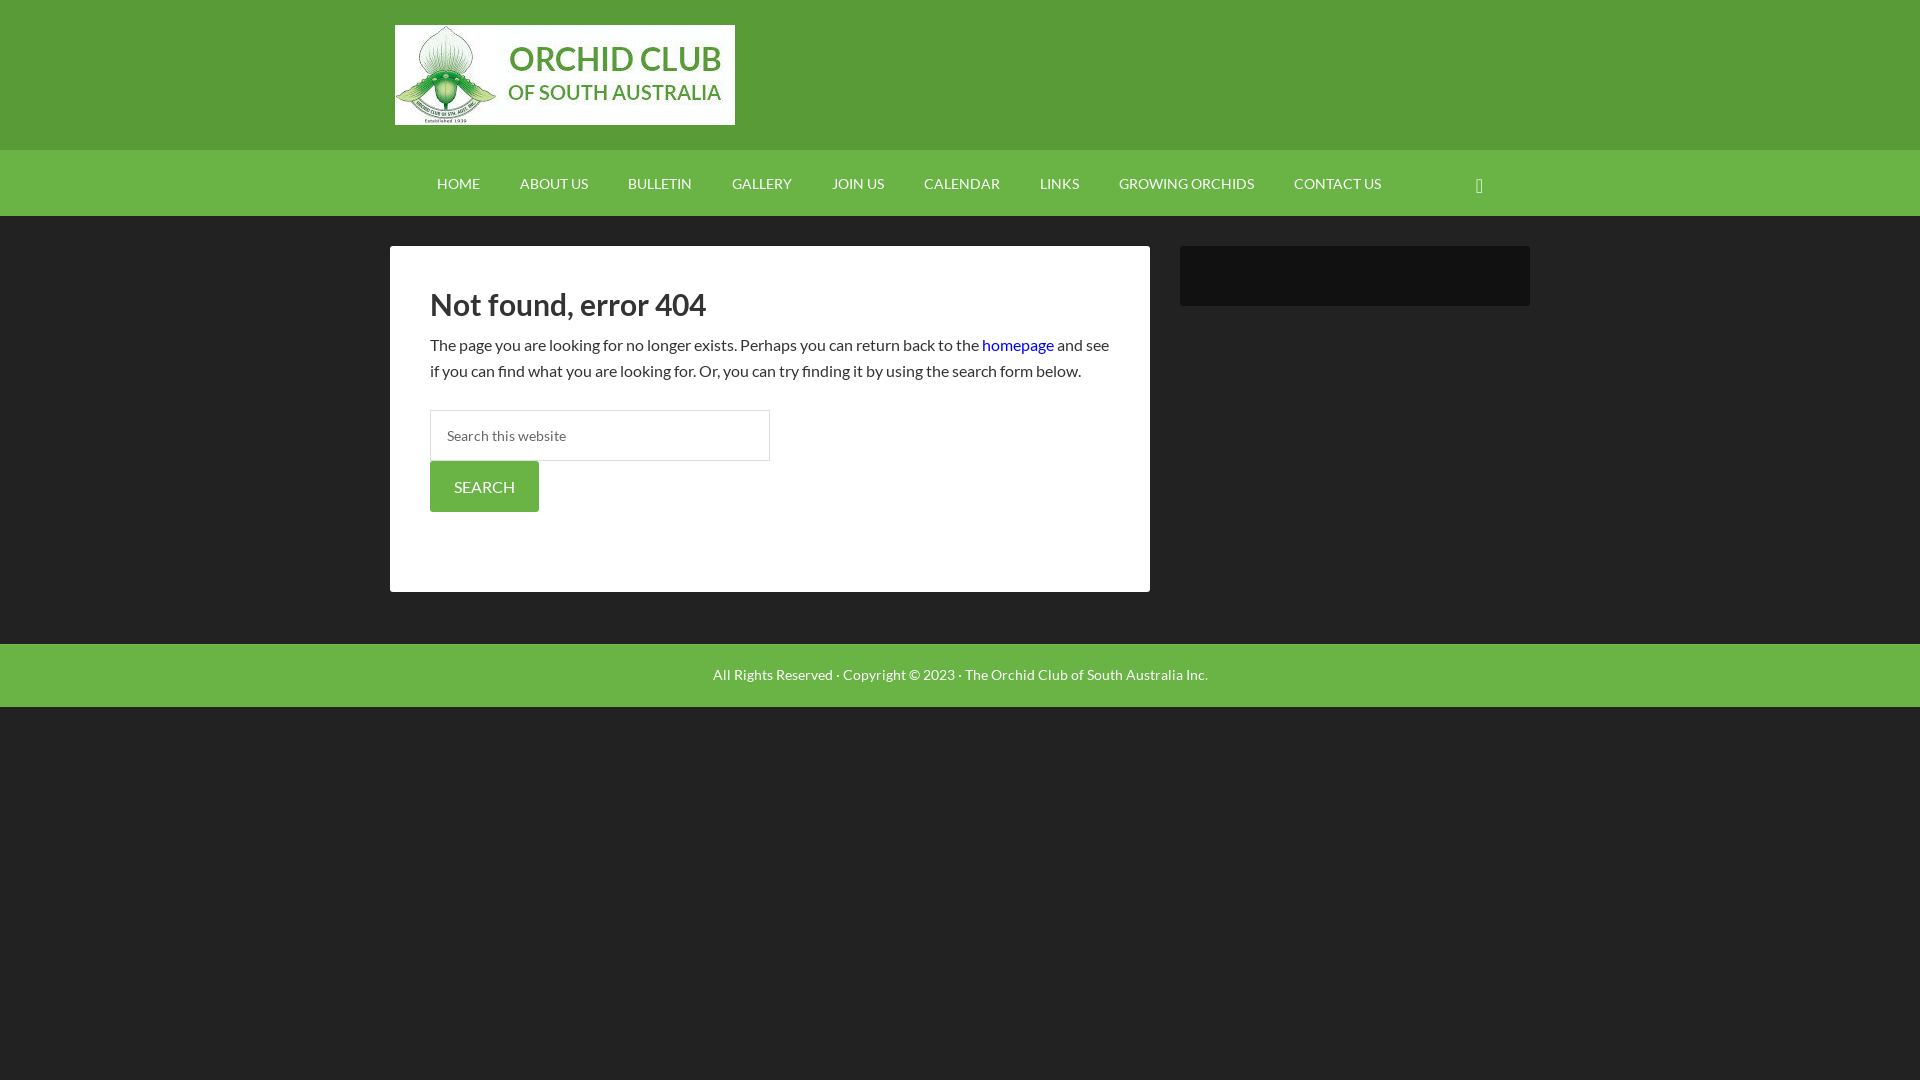  What do you see at coordinates (484, 486) in the screenshot?
I see `'Search'` at bounding box center [484, 486].